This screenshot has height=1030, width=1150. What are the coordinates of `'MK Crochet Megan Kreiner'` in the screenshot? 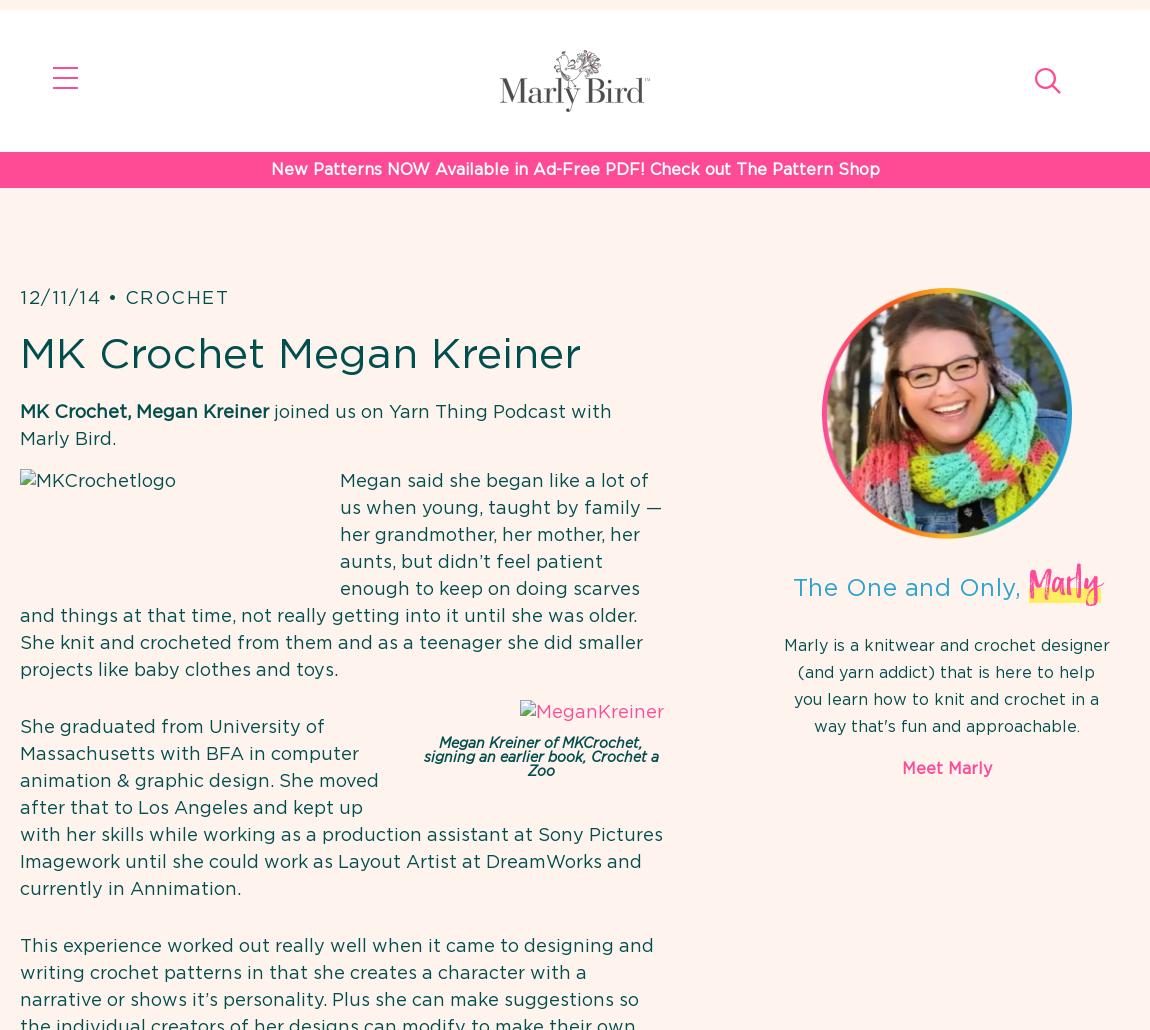 It's located at (300, 355).